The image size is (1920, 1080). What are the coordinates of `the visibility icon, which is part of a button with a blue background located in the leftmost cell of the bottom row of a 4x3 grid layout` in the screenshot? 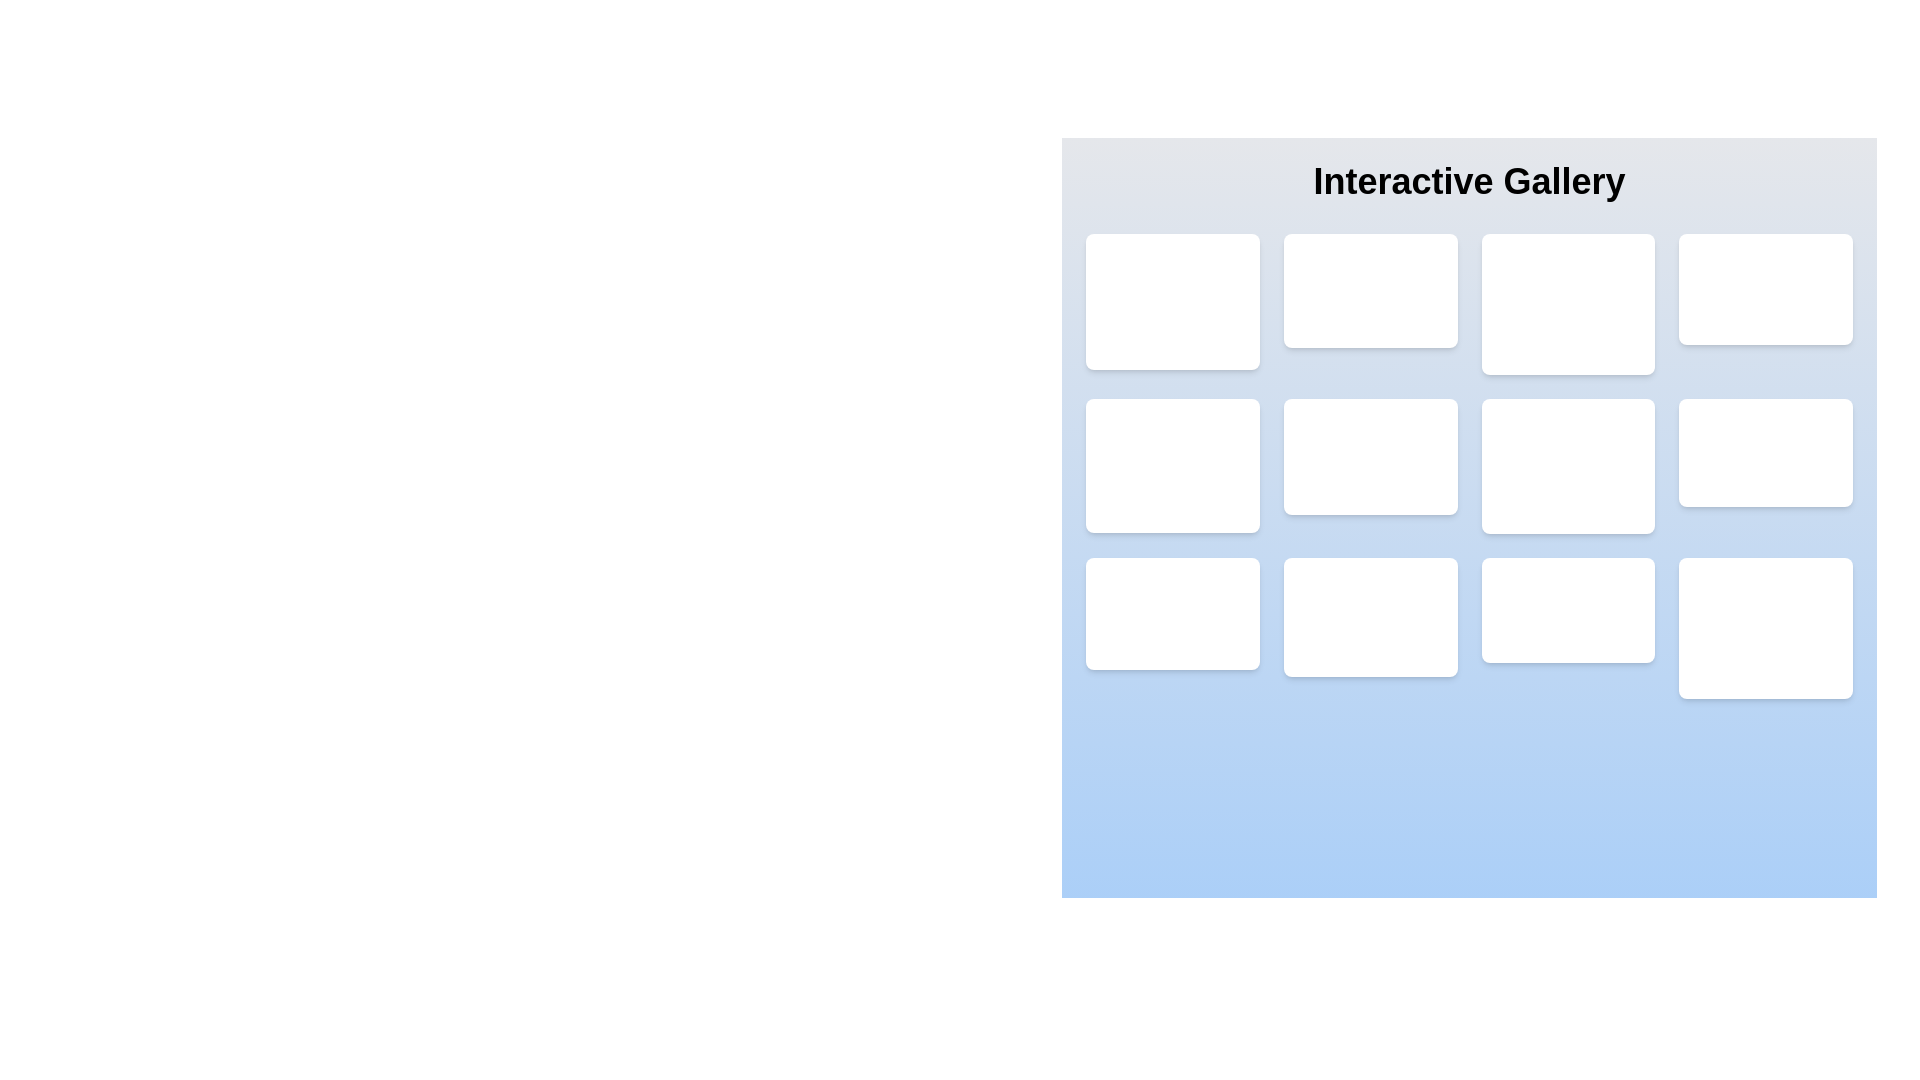 It's located at (1148, 659).